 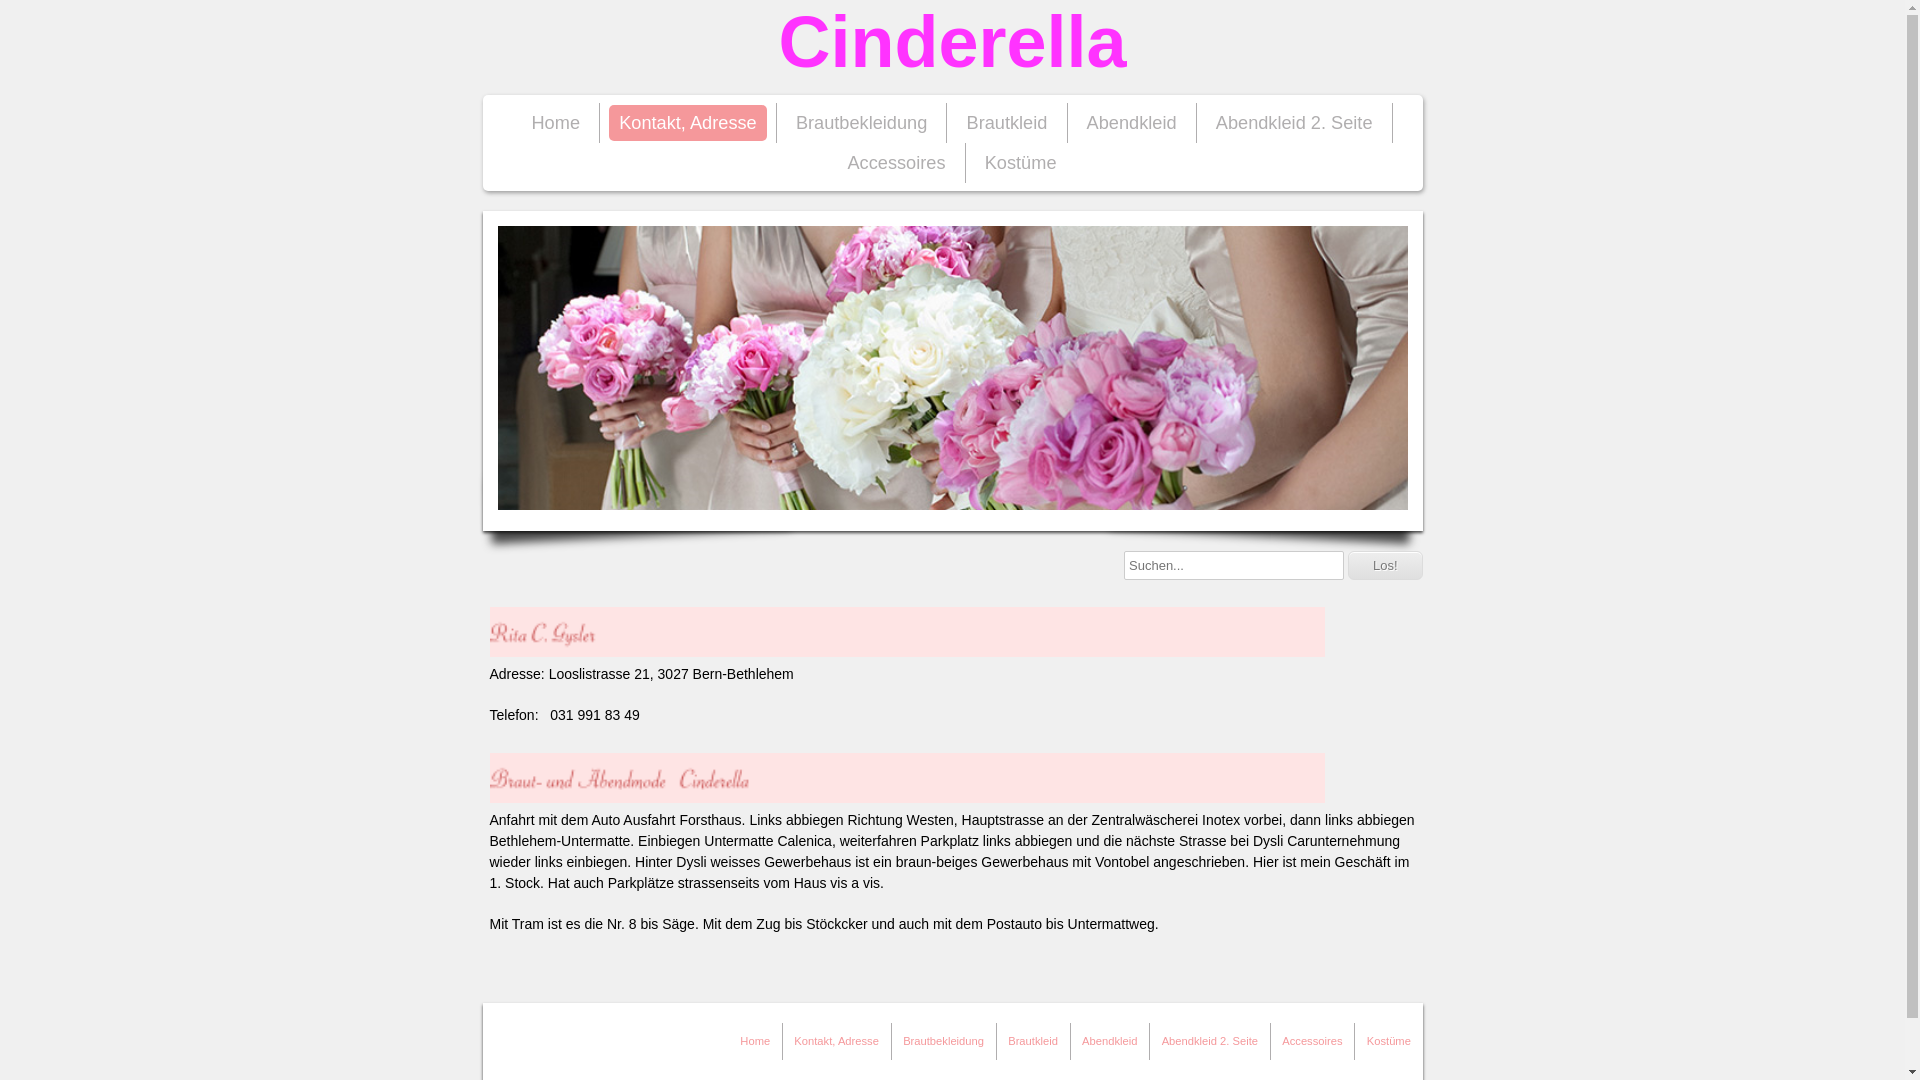 What do you see at coordinates (895, 161) in the screenshot?
I see `'Accessoires'` at bounding box center [895, 161].